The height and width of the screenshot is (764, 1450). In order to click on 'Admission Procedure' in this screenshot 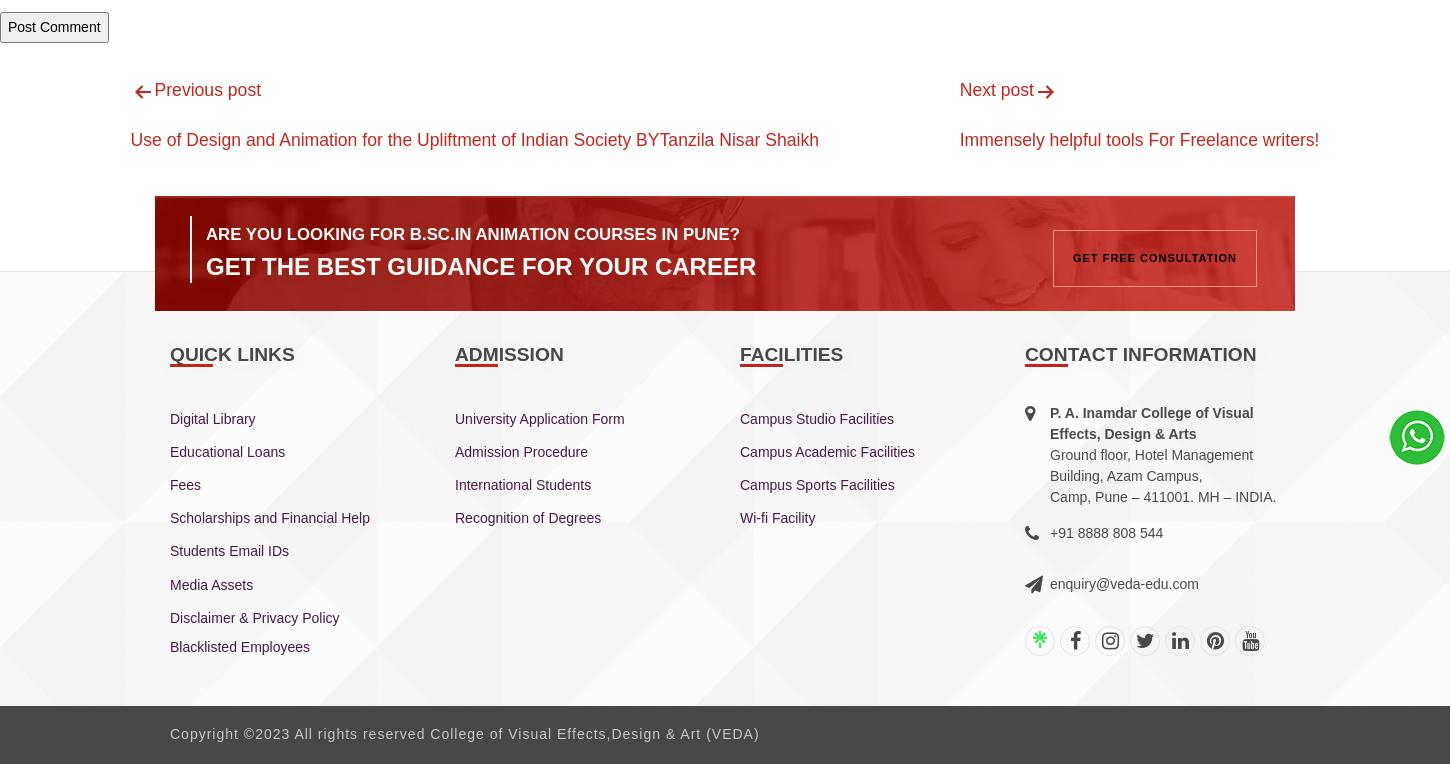, I will do `click(521, 450)`.